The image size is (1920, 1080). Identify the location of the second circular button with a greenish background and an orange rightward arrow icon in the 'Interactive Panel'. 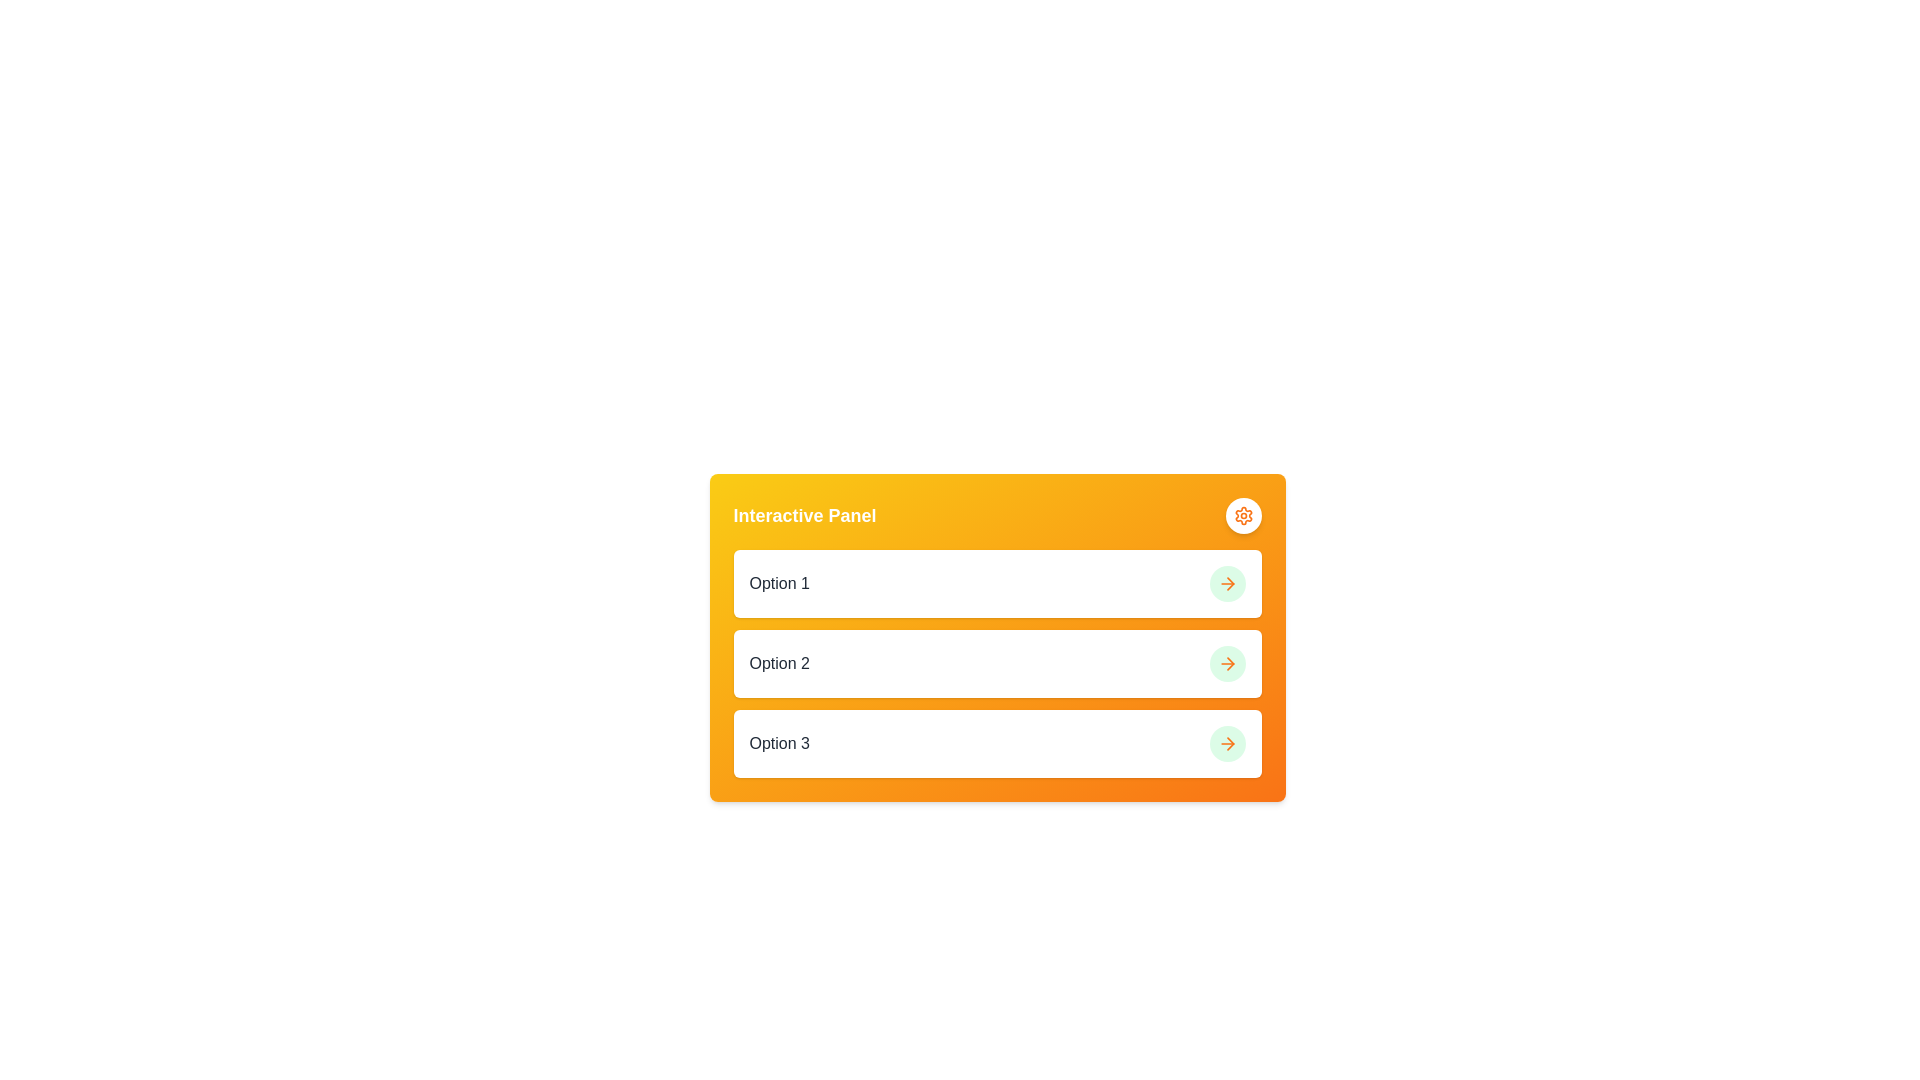
(1226, 663).